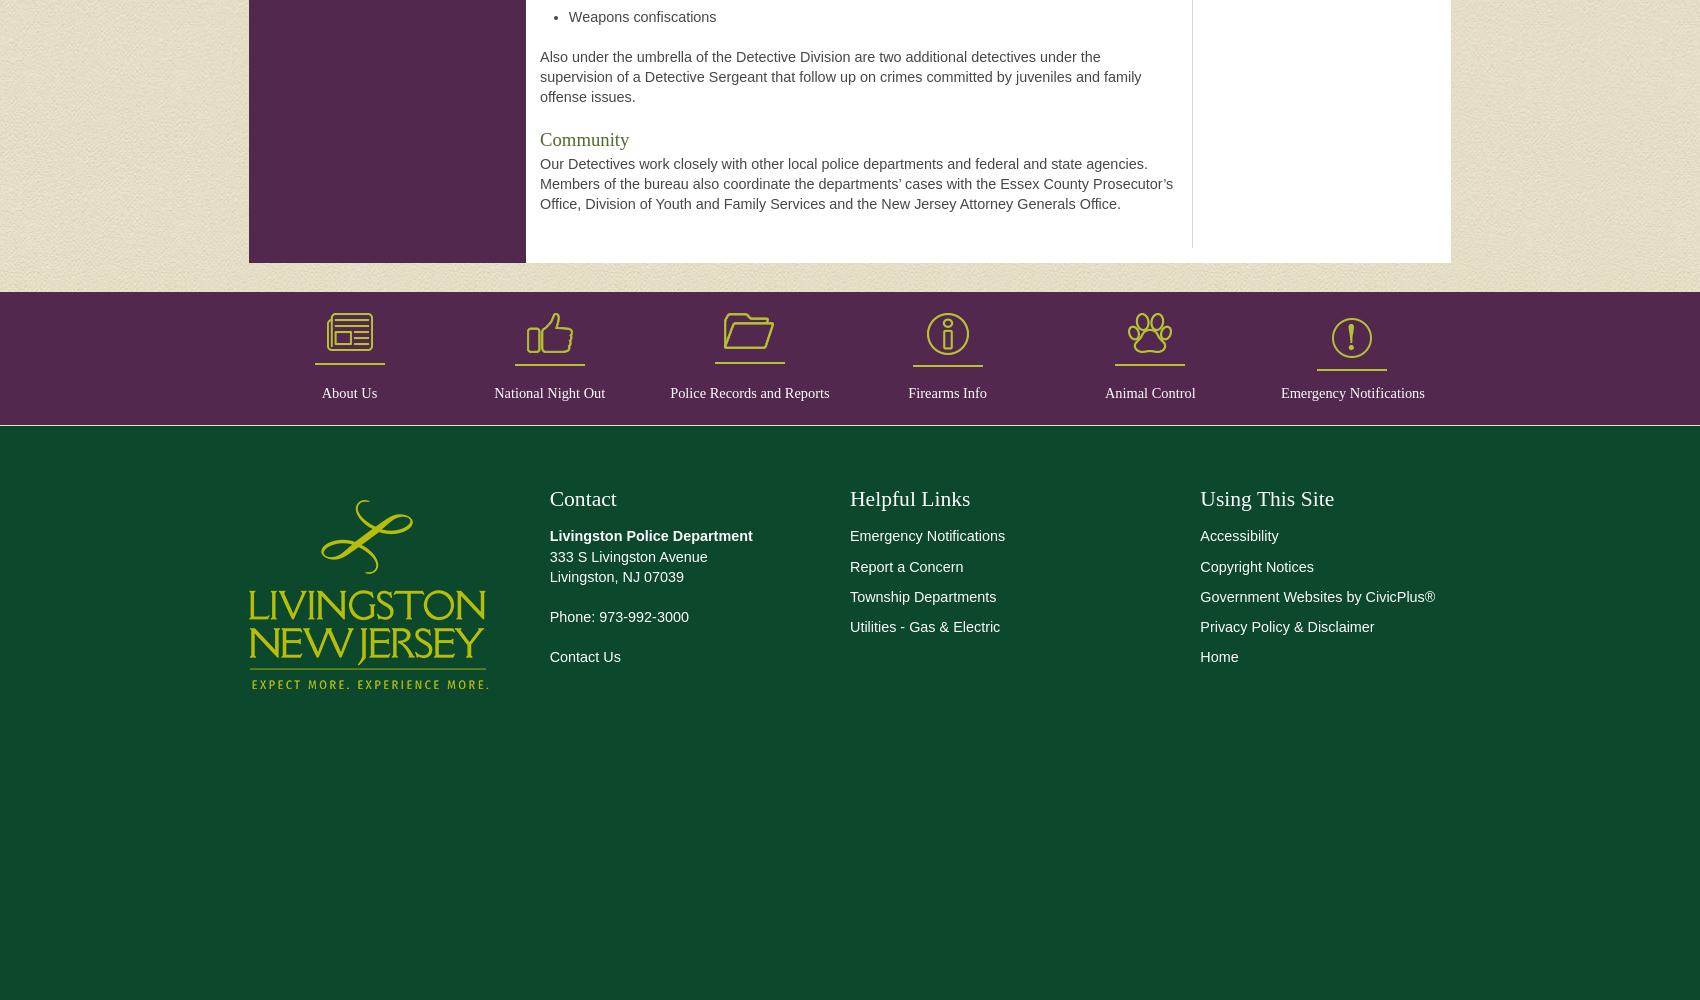 This screenshot has height=1000, width=1700. What do you see at coordinates (348, 393) in the screenshot?
I see `'About Us'` at bounding box center [348, 393].